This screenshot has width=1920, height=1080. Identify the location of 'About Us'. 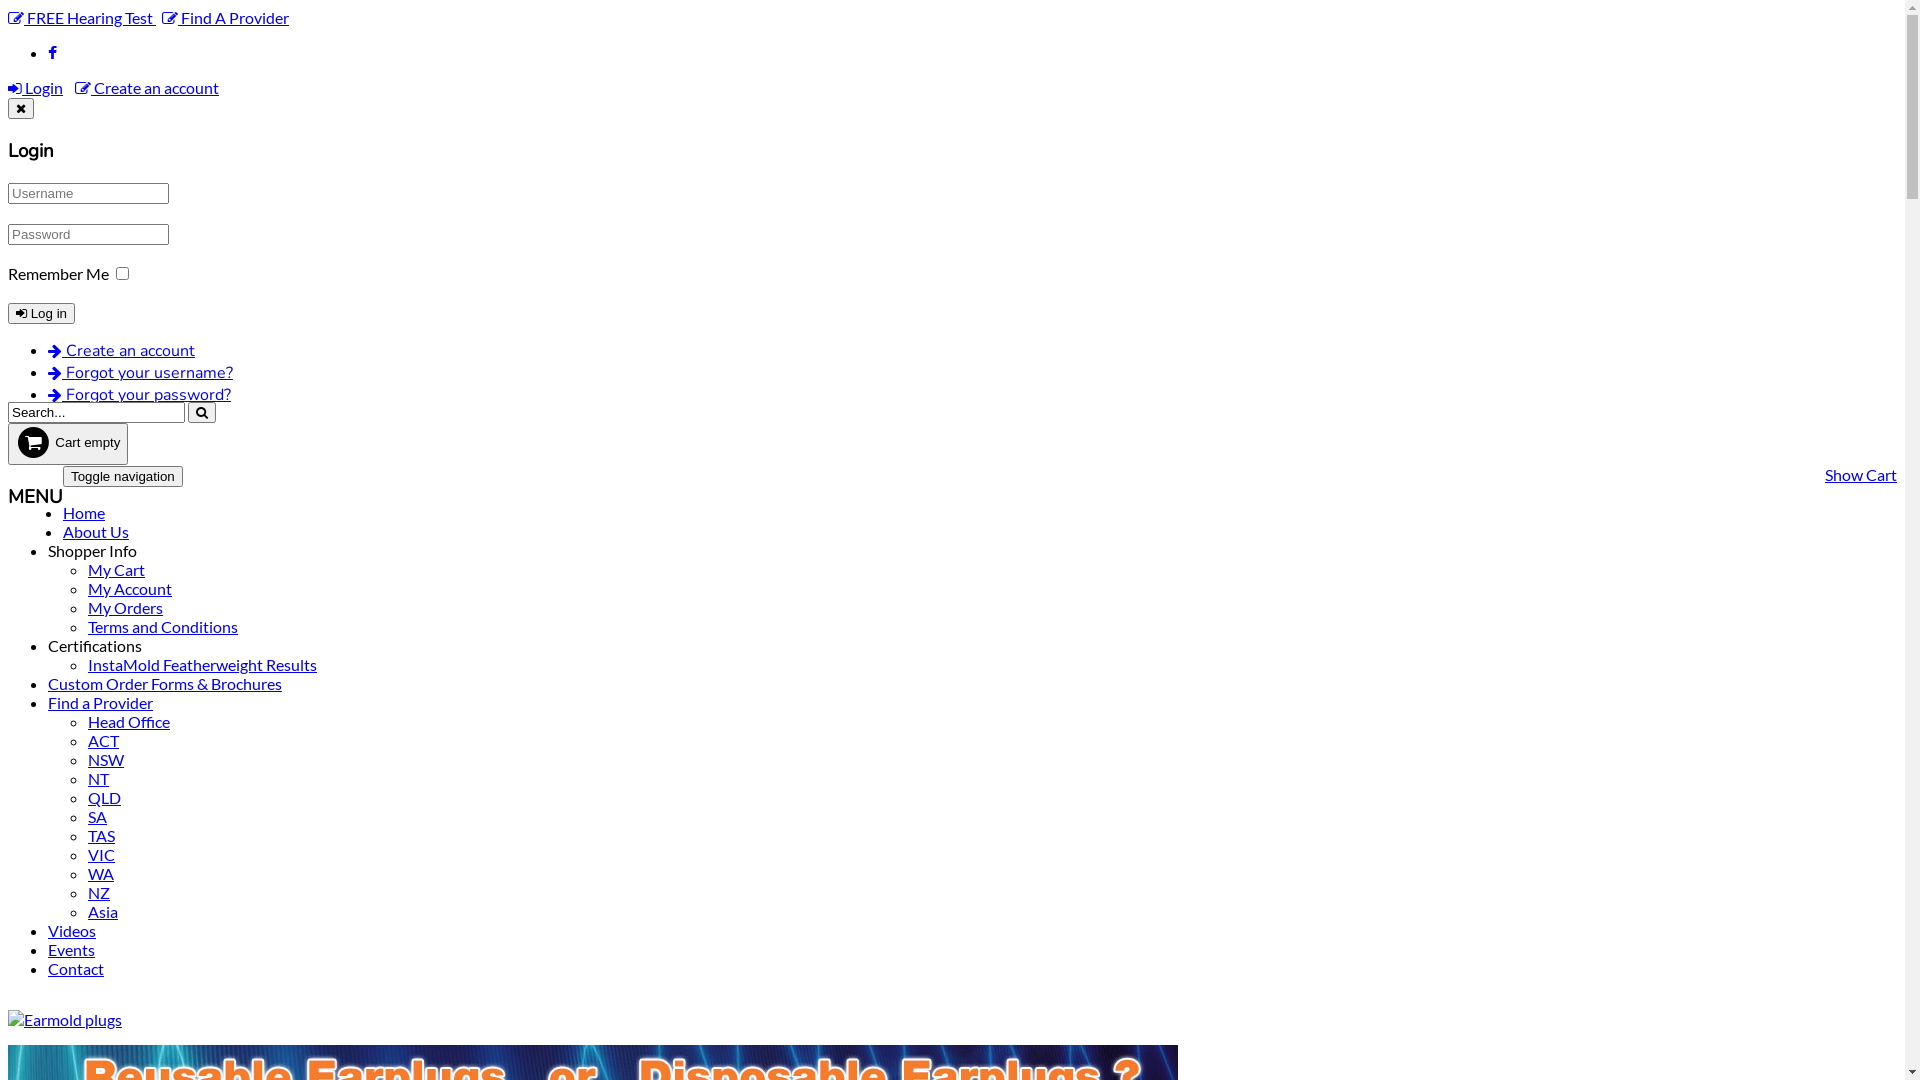
(95, 530).